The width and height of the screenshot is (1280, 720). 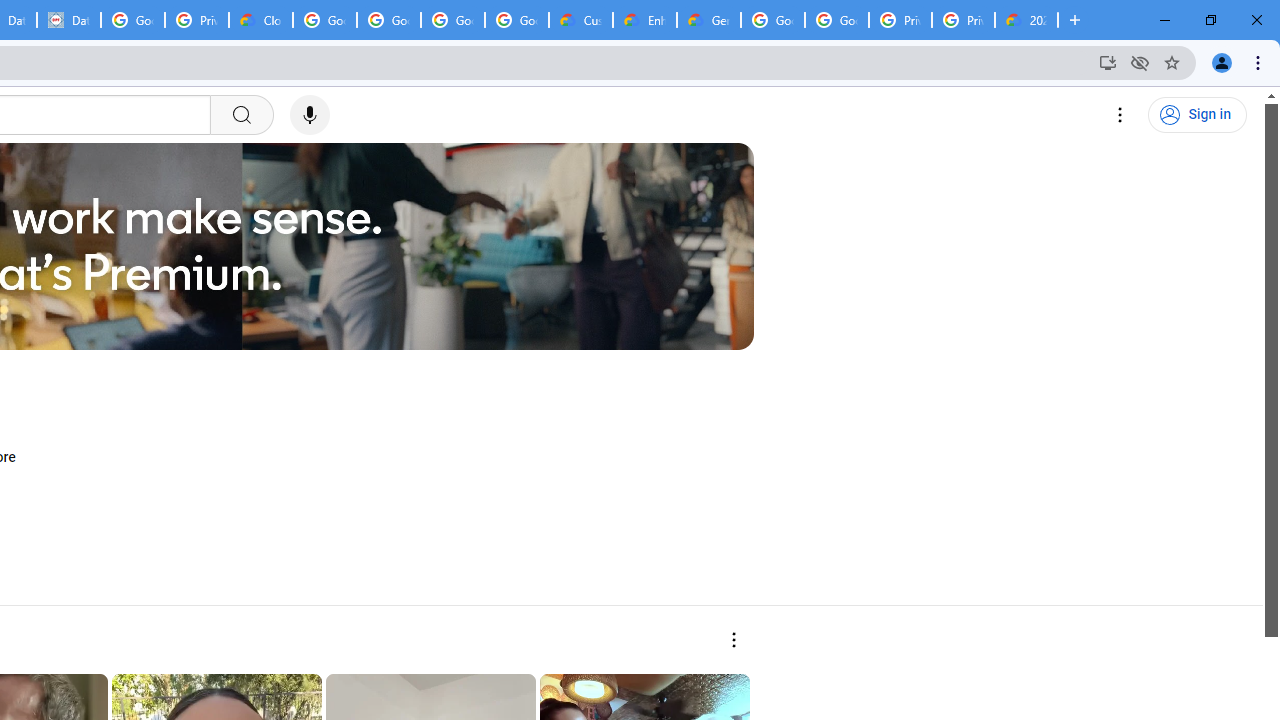 I want to click on 'Data Privacy Framework', so click(x=69, y=20).